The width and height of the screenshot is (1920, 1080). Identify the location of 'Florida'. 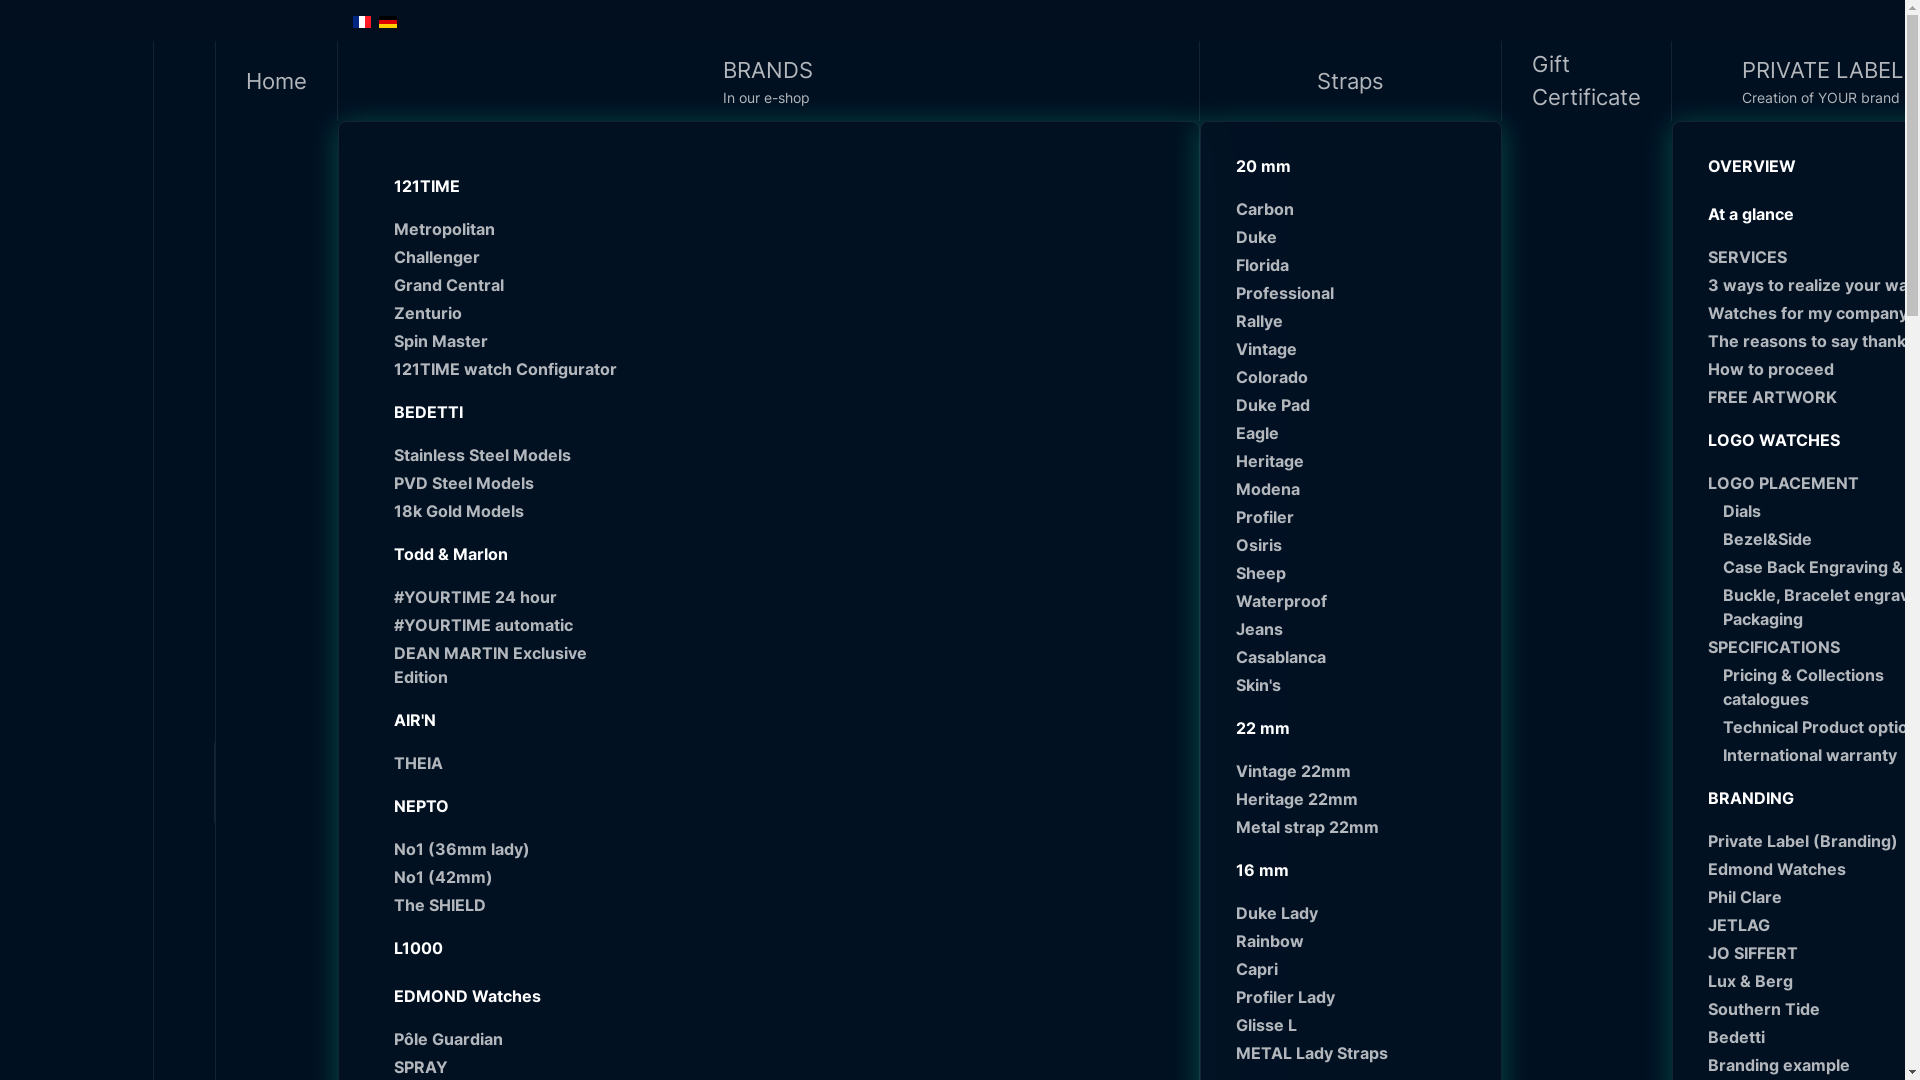
(1235, 264).